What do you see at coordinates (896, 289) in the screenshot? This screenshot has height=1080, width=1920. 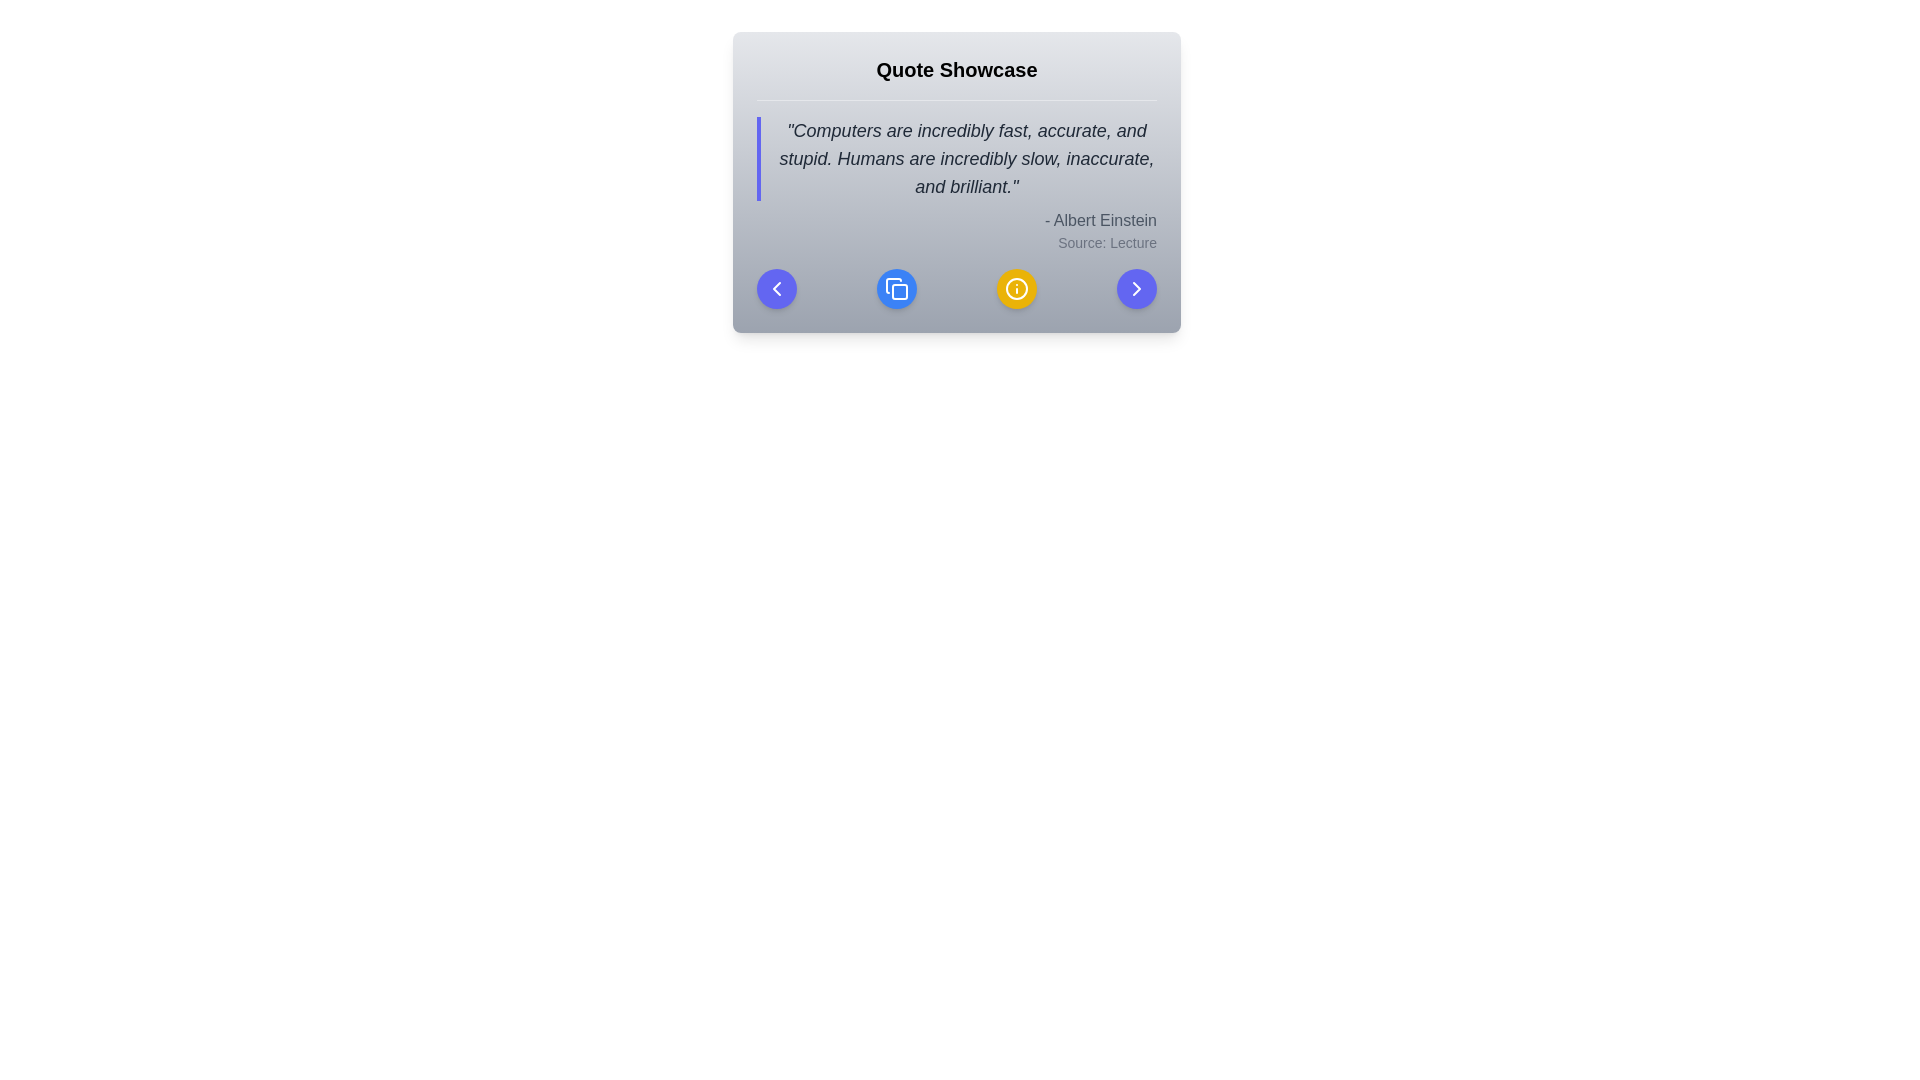 I see `the central copy icon, which is a circular button located below the text content` at bounding box center [896, 289].